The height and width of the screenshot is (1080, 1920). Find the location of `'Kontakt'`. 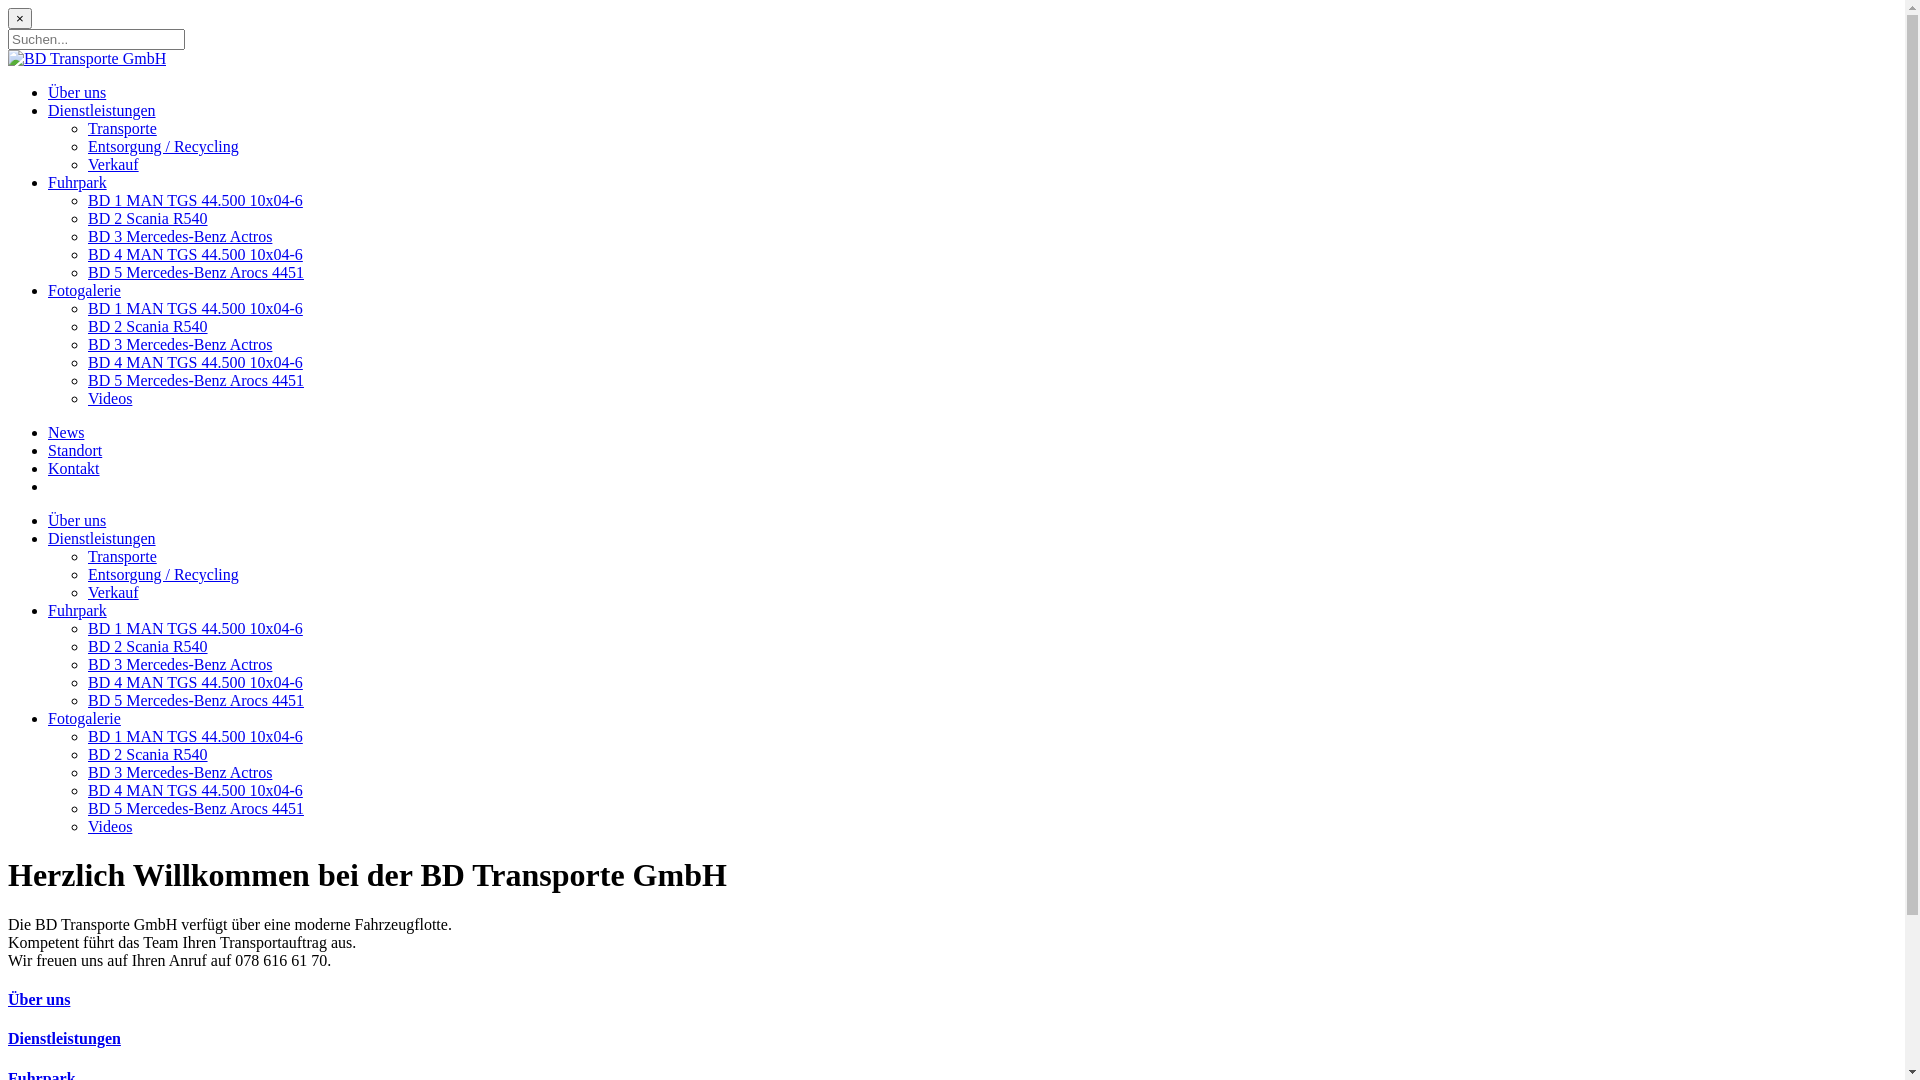

'Kontakt' is located at coordinates (73, 468).